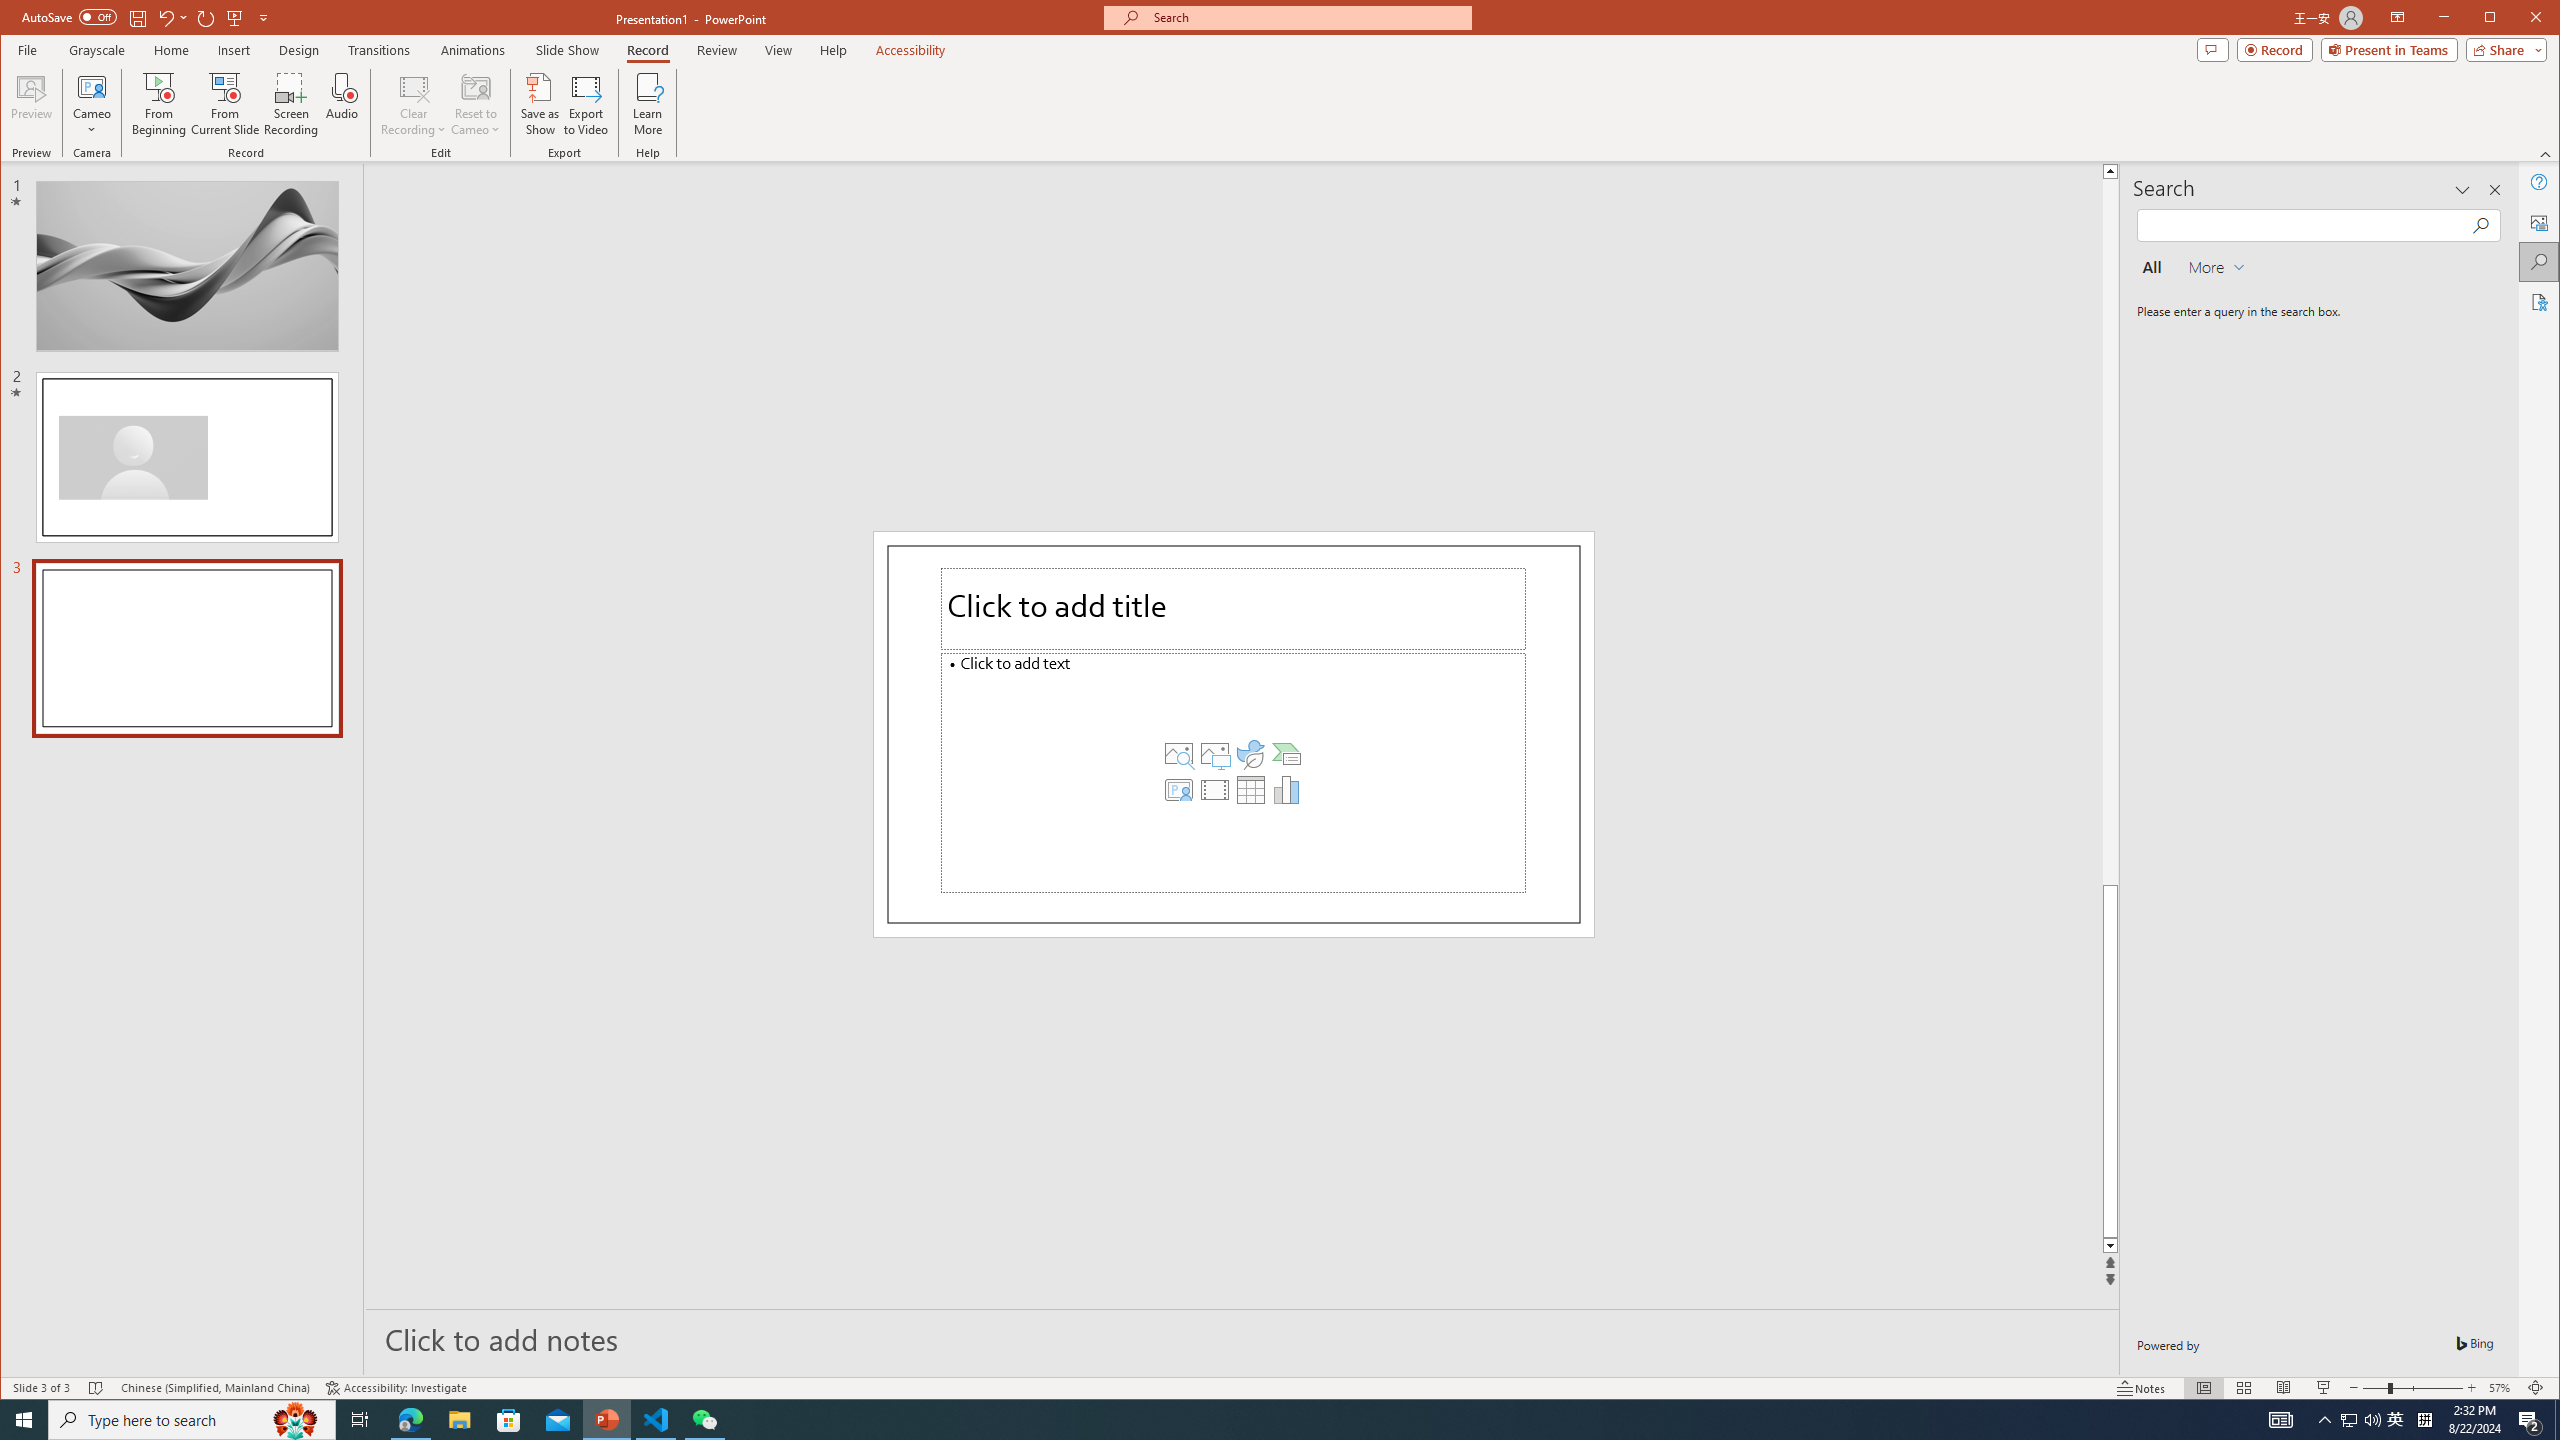 Image resolution: width=2560 pixels, height=1440 pixels. Describe the element at coordinates (1232, 771) in the screenshot. I see `'Content Placeholder'` at that location.